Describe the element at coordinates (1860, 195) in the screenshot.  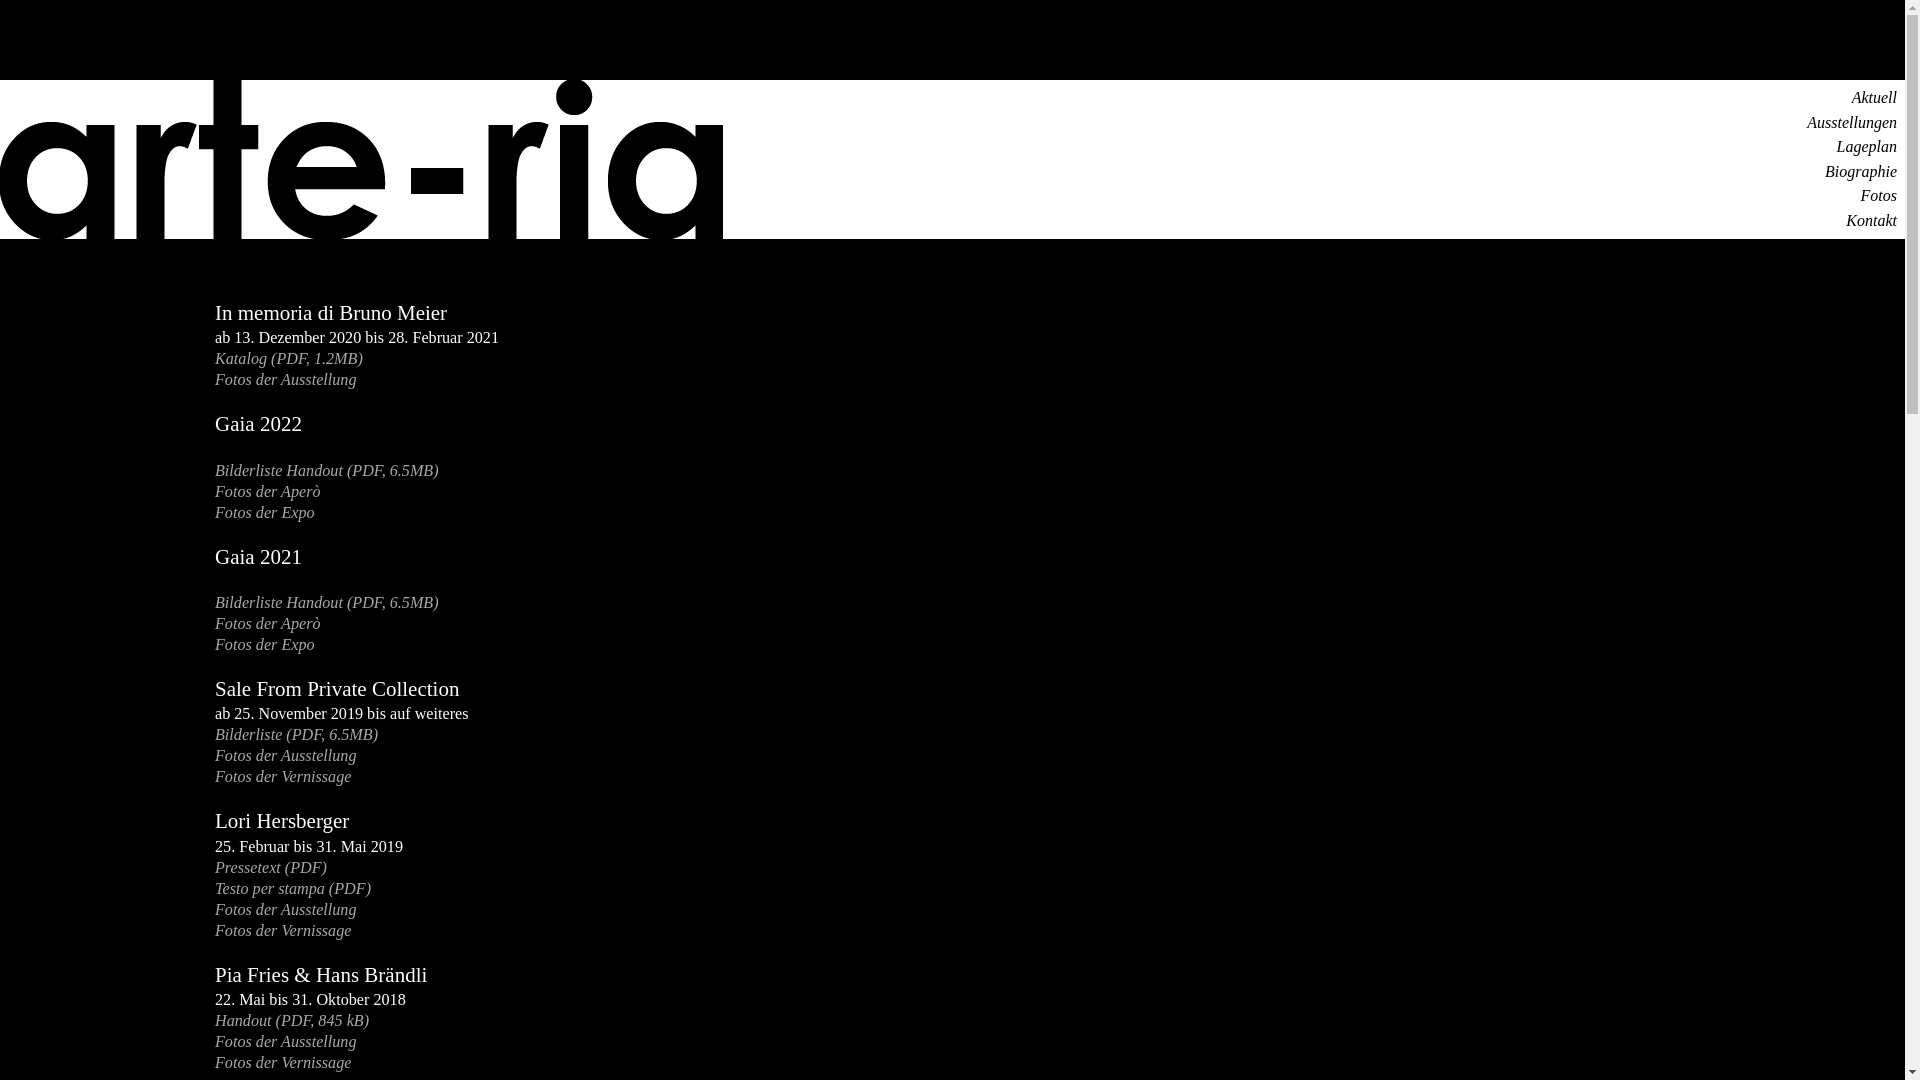
I see `'Fotos'` at that location.